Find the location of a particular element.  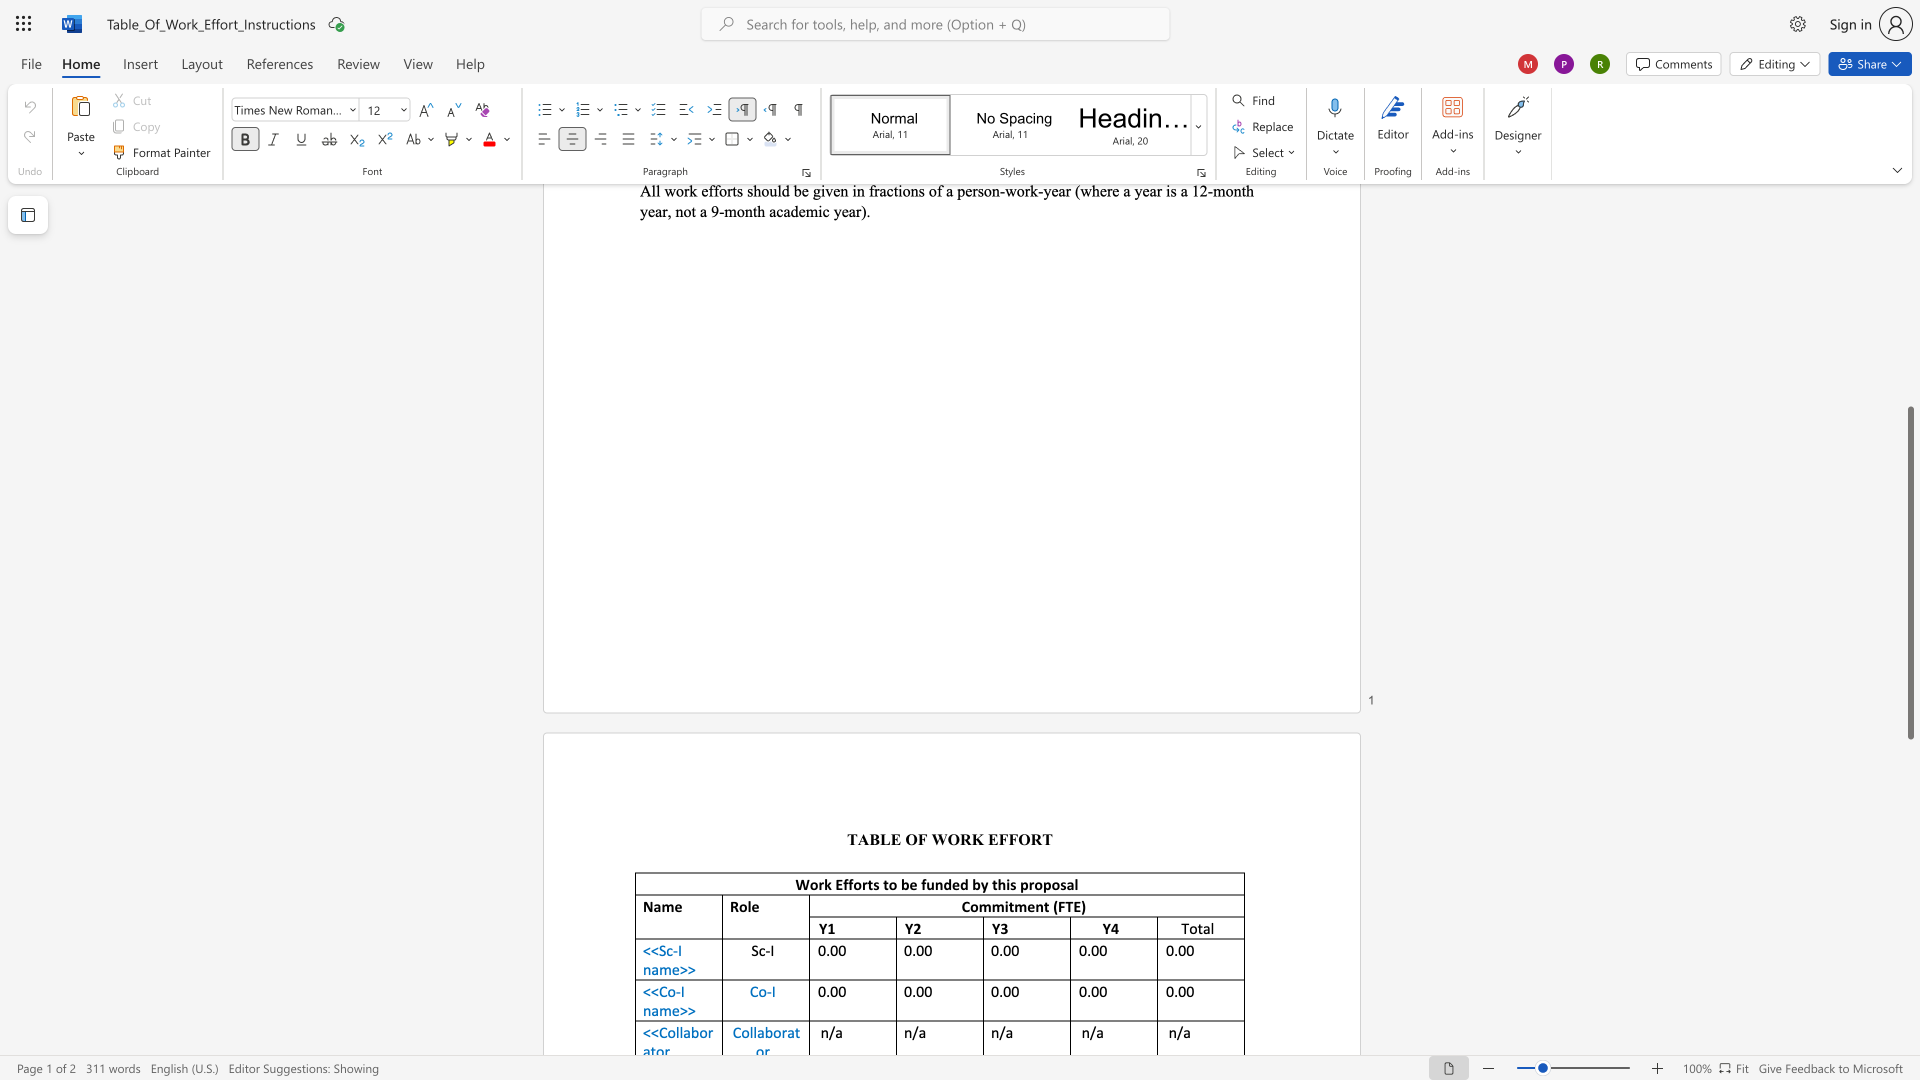

the side scrollbar to bring the page up is located at coordinates (1909, 319).